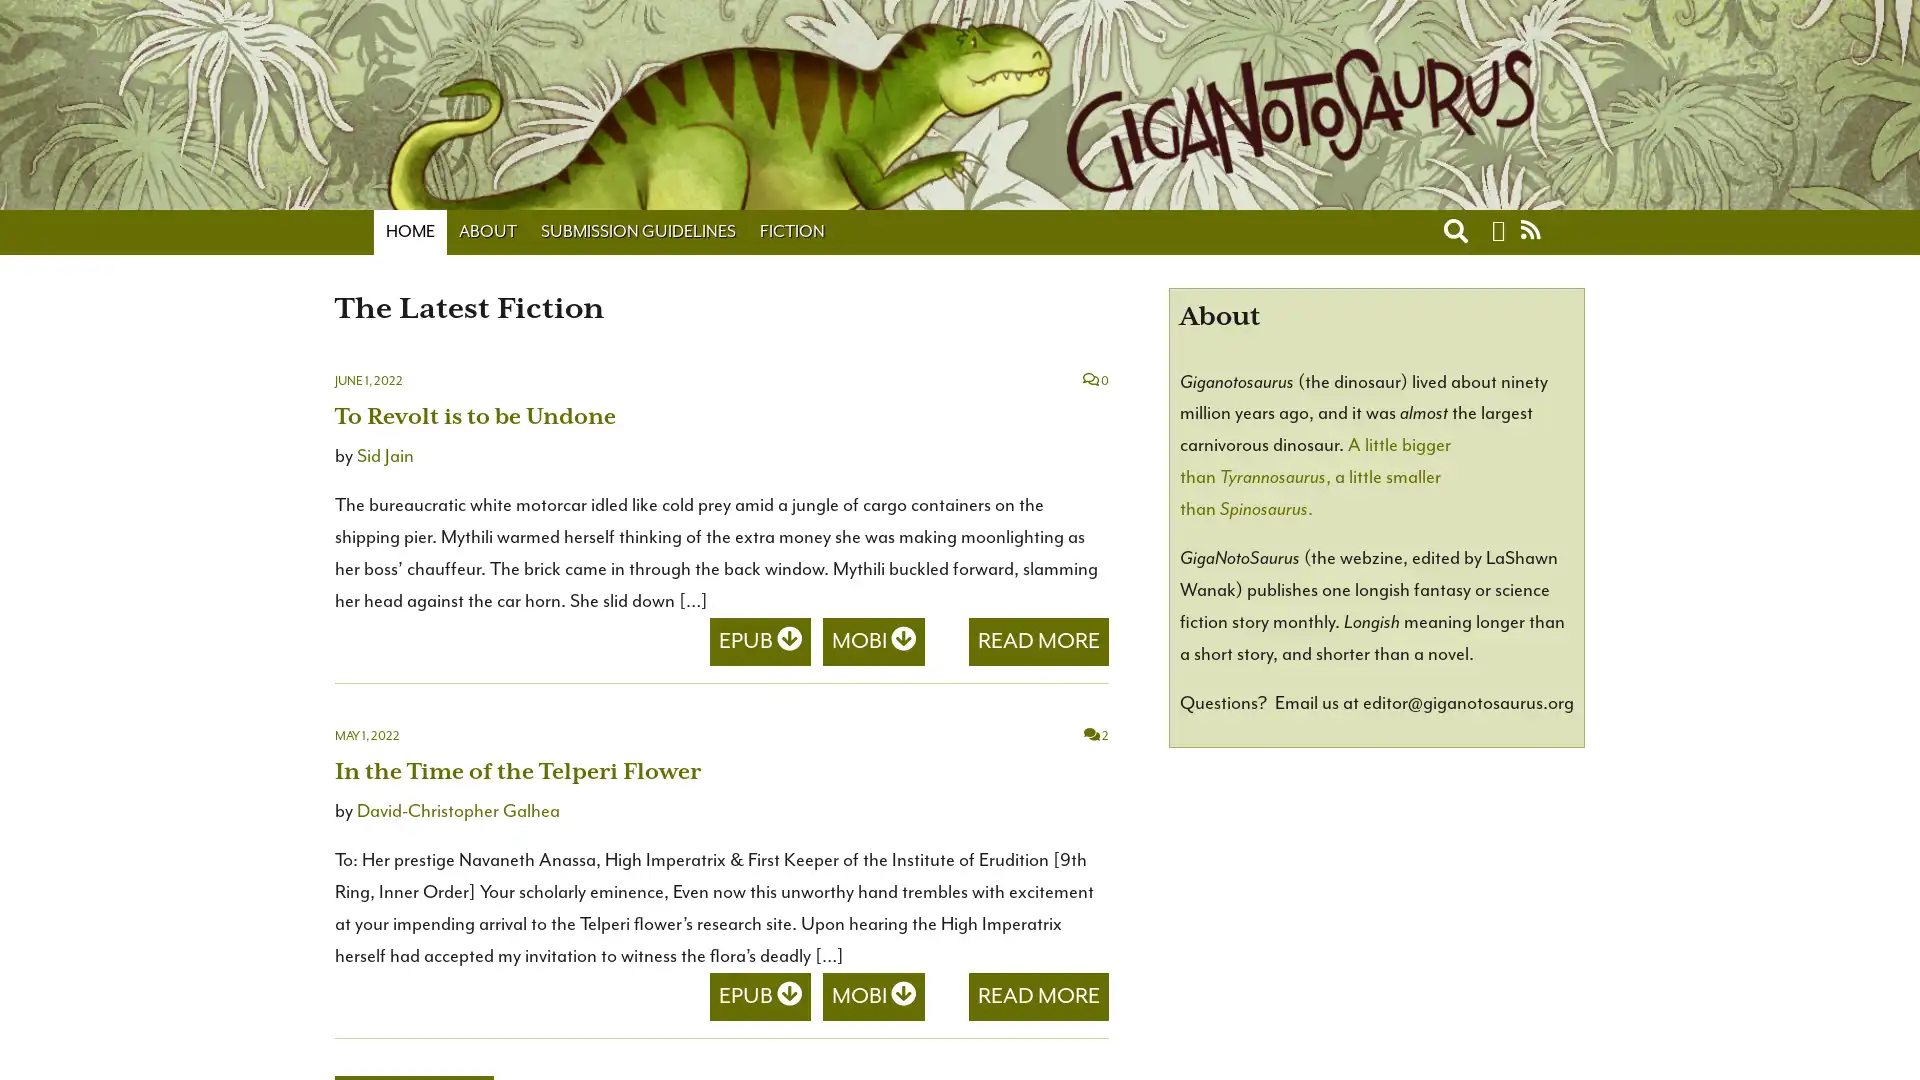 The height and width of the screenshot is (1080, 1920). What do you see at coordinates (1445, 230) in the screenshot?
I see `Toggle search` at bounding box center [1445, 230].